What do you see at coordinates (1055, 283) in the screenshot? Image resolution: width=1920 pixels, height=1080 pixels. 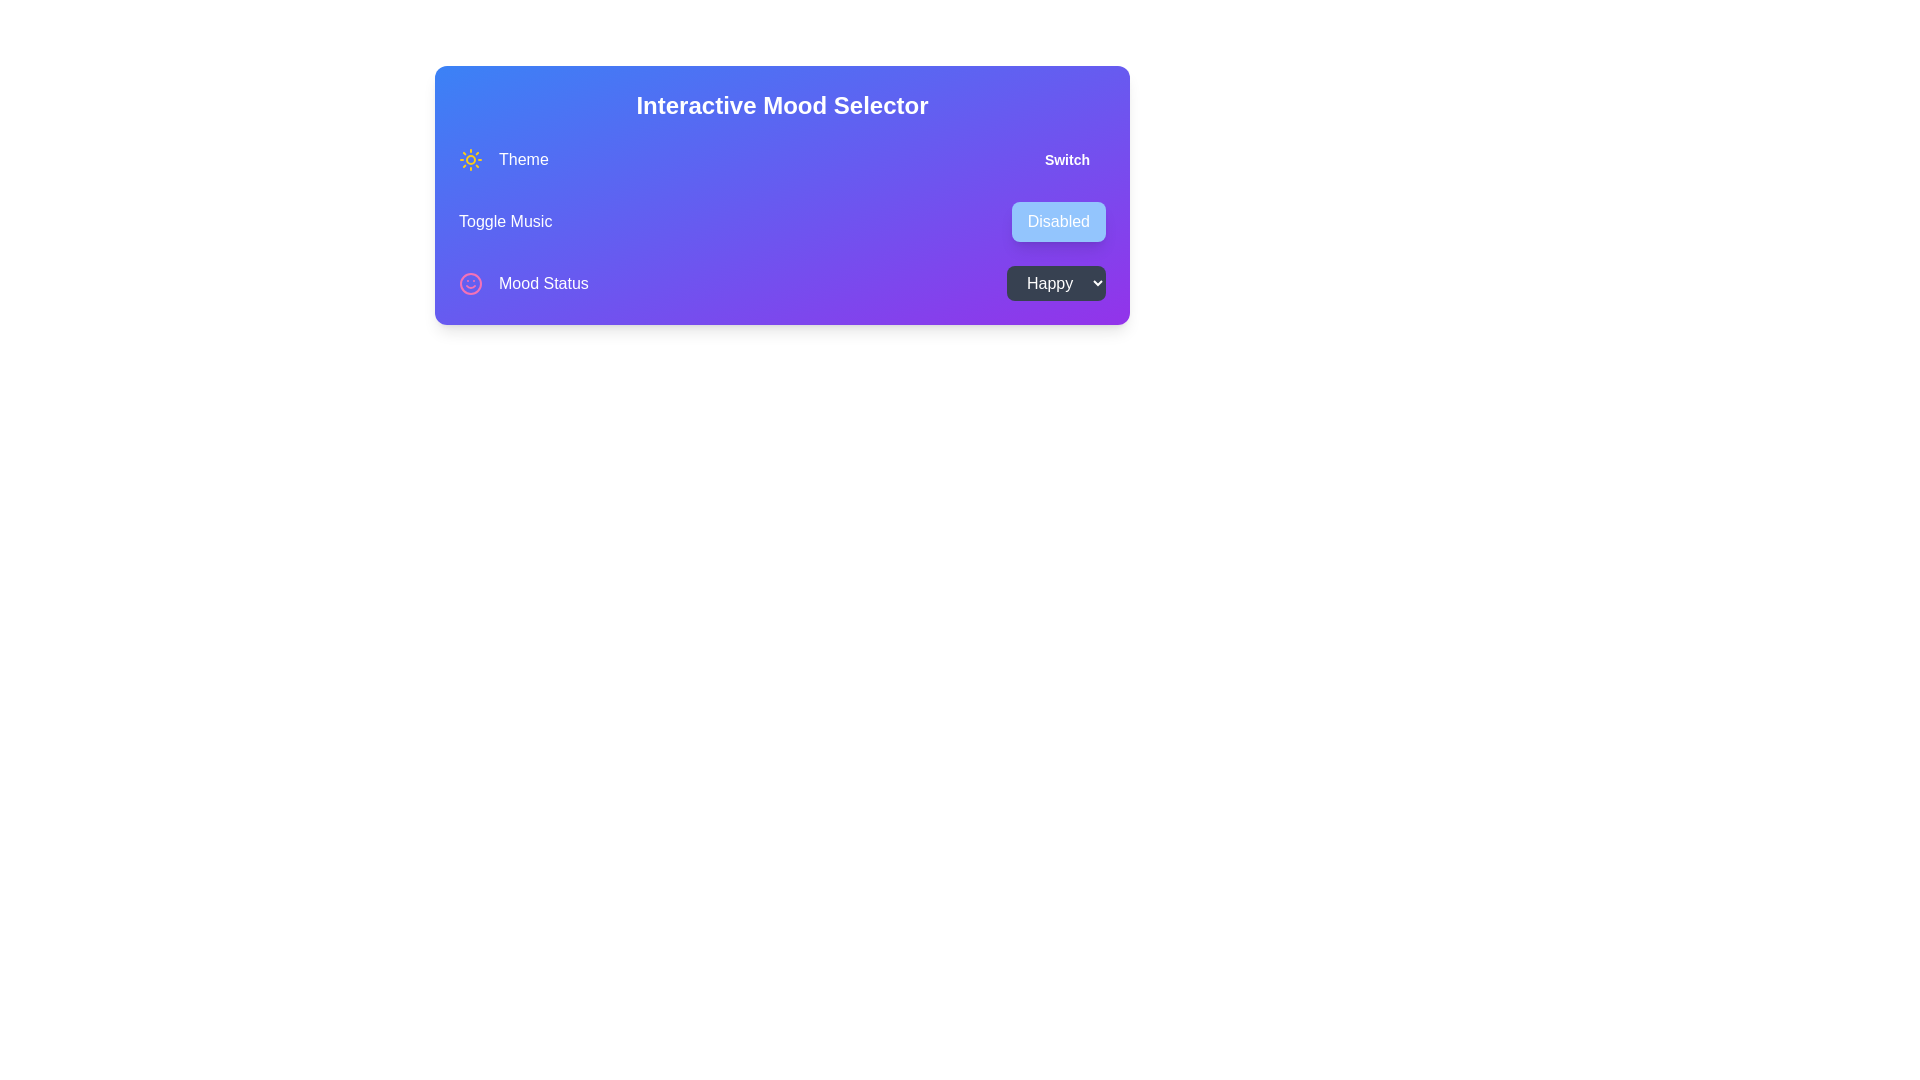 I see `the Dropdown menu button located in the lower right section of the 'Interactive Mood Selector' card` at bounding box center [1055, 283].